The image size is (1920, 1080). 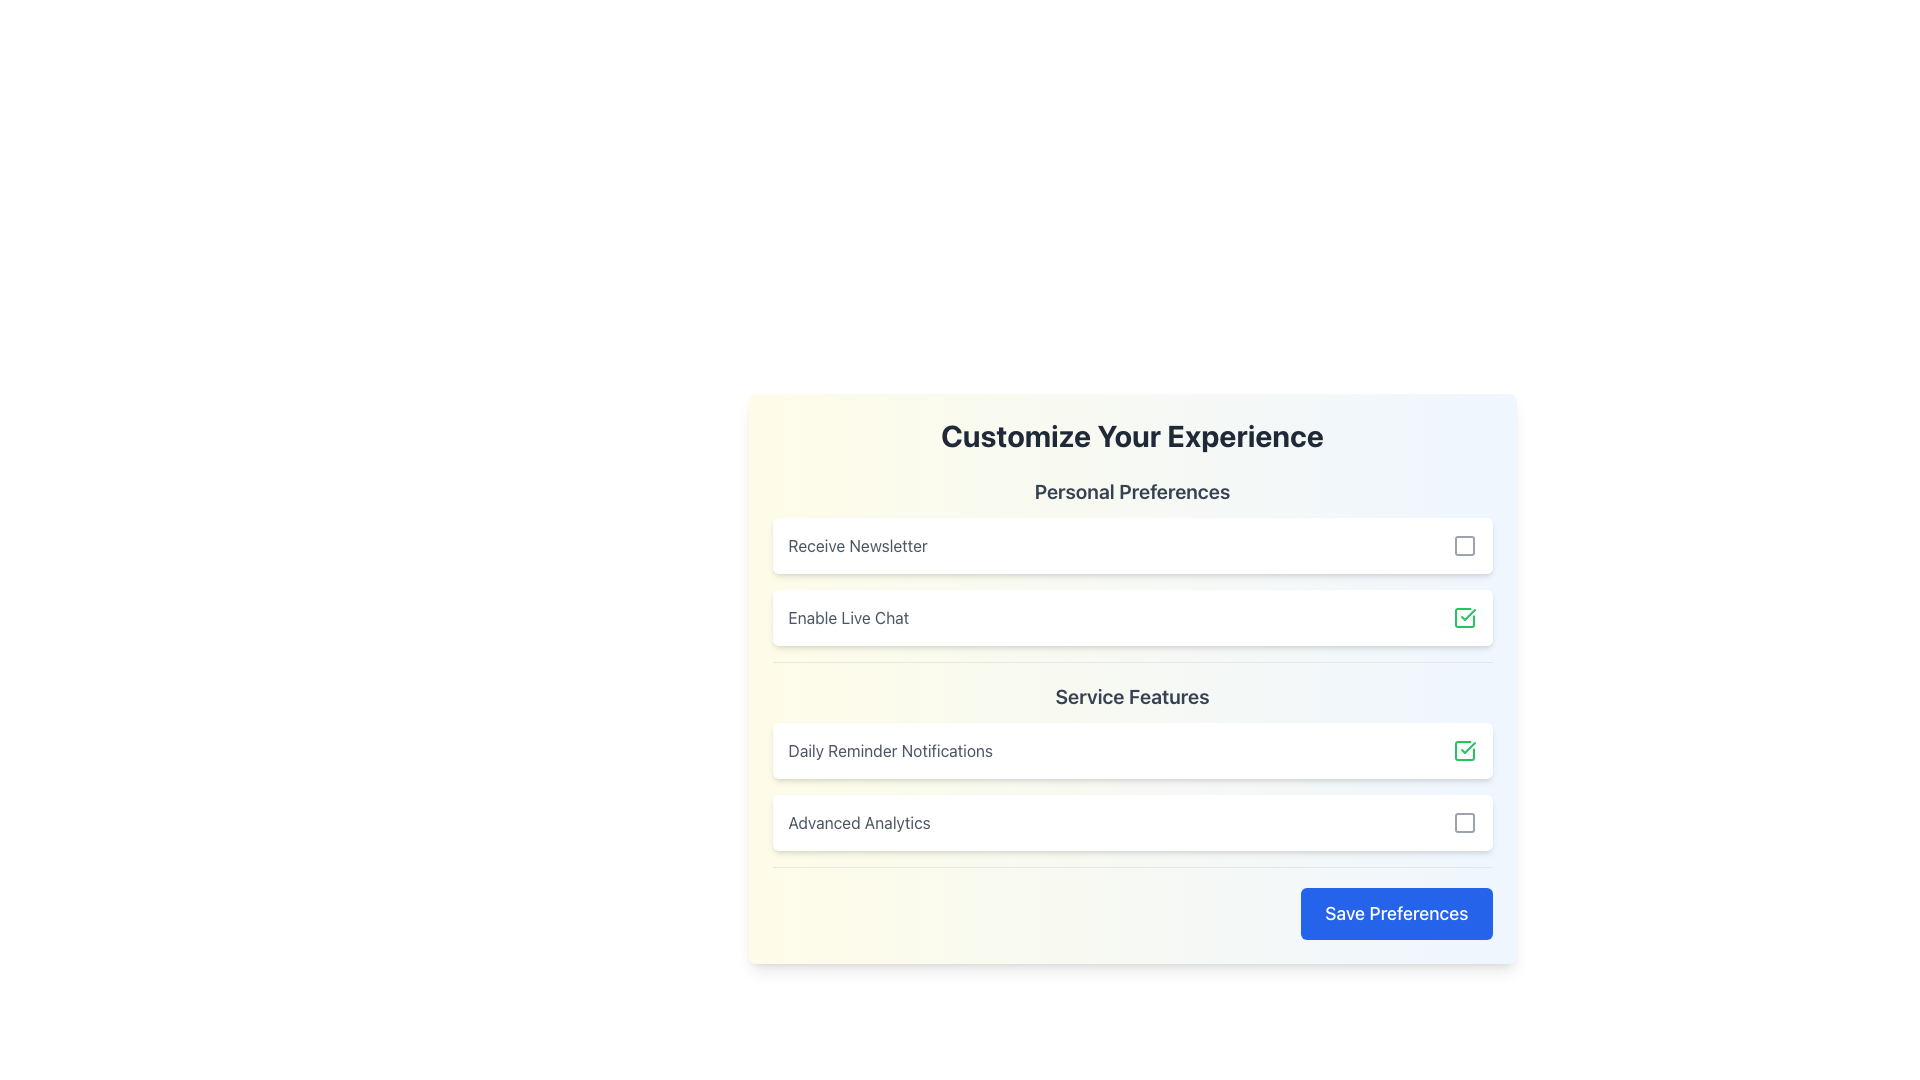 What do you see at coordinates (1464, 822) in the screenshot?
I see `the square-shaped button with a gray border located to the right of the 'Advanced Analytics' text` at bounding box center [1464, 822].